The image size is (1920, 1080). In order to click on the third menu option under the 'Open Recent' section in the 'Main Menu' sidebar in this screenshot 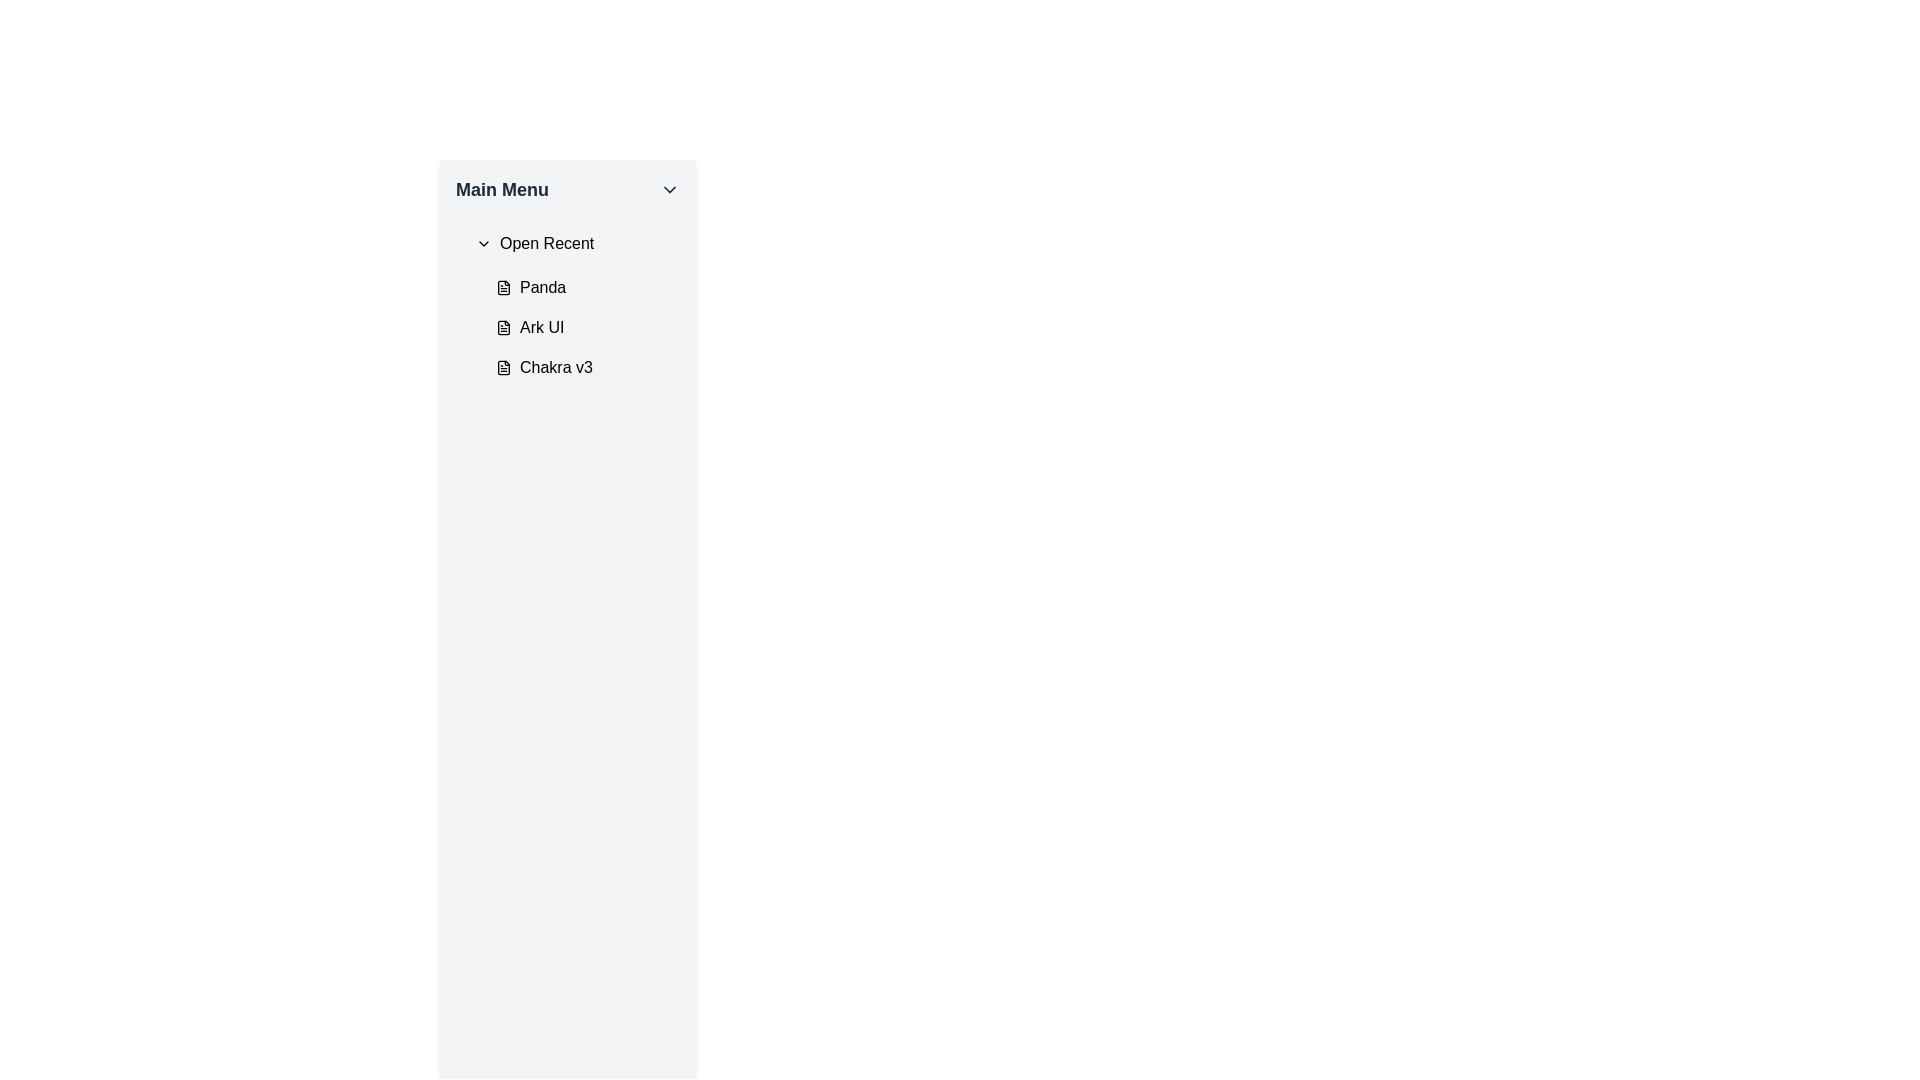, I will do `click(590, 367)`.